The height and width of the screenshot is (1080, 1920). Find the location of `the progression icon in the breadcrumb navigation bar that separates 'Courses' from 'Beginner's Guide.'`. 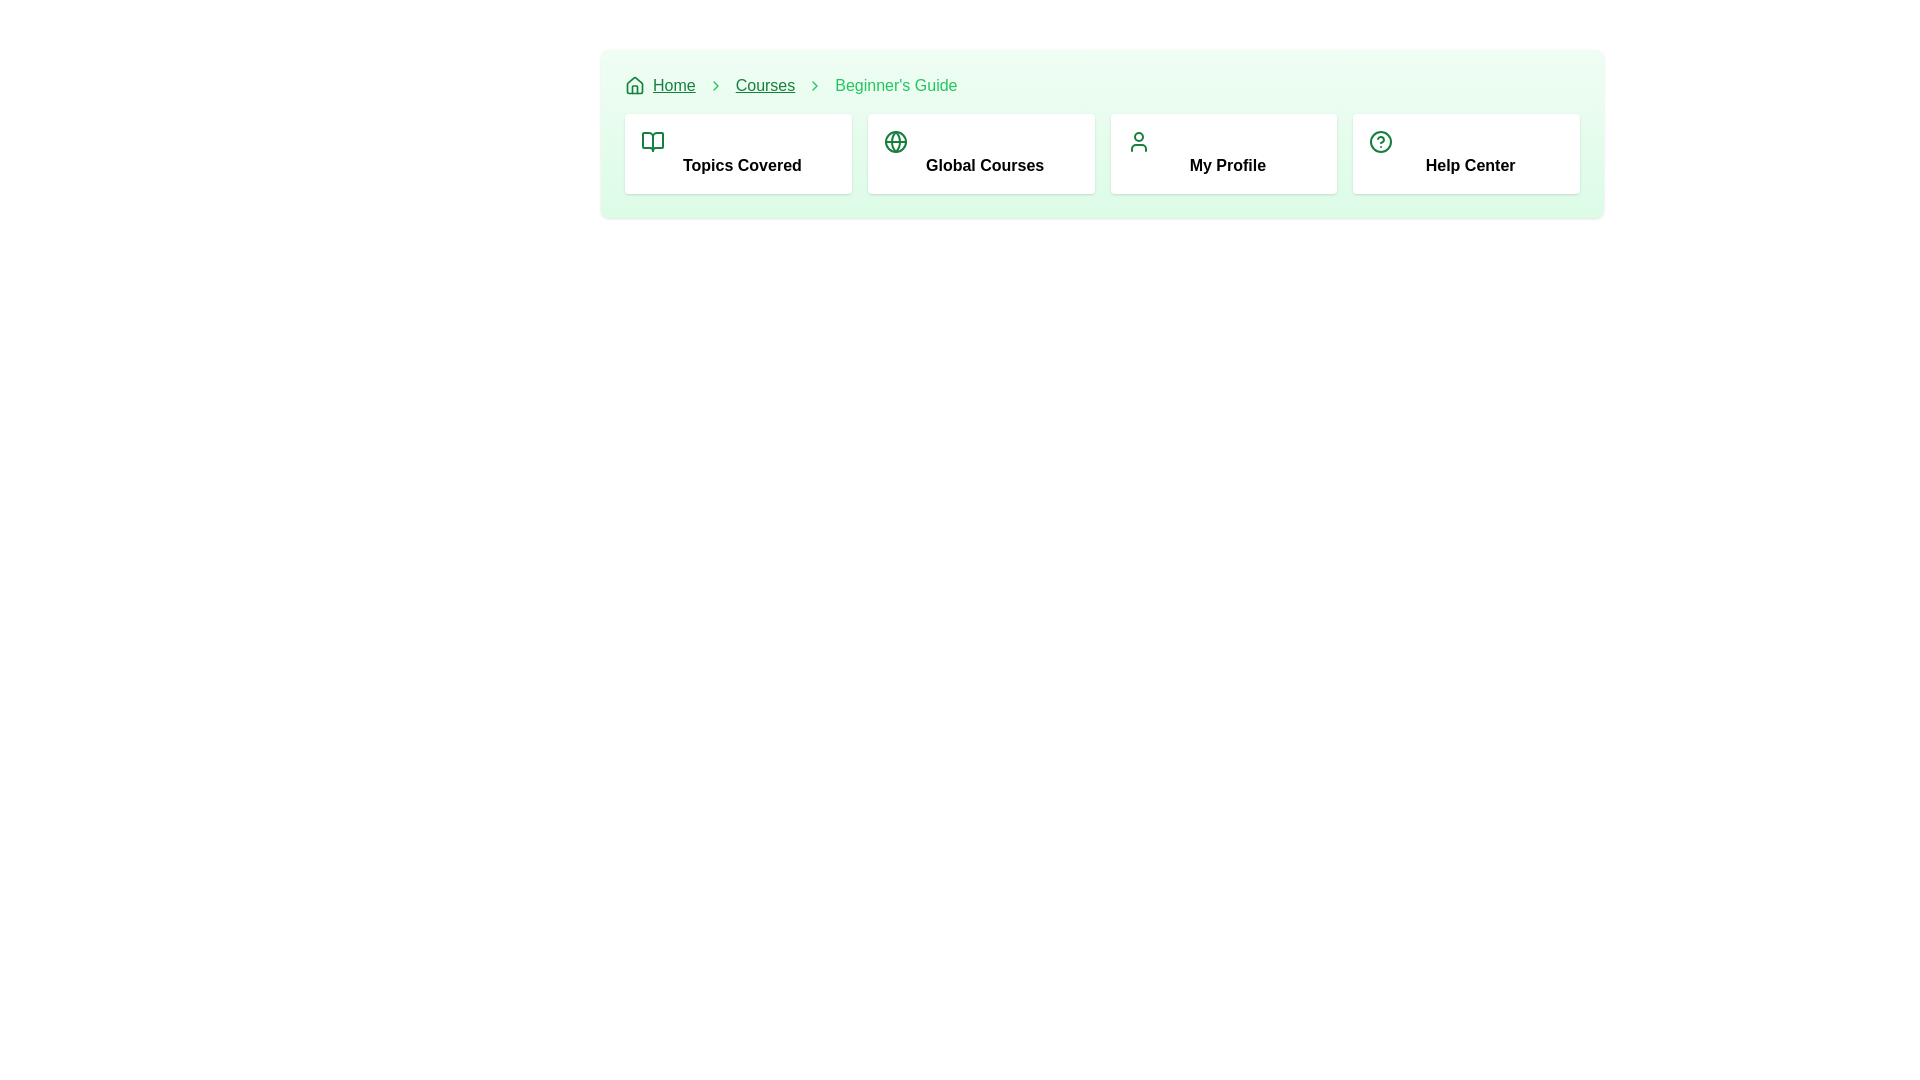

the progression icon in the breadcrumb navigation bar that separates 'Courses' from 'Beginner's Guide.' is located at coordinates (815, 84).